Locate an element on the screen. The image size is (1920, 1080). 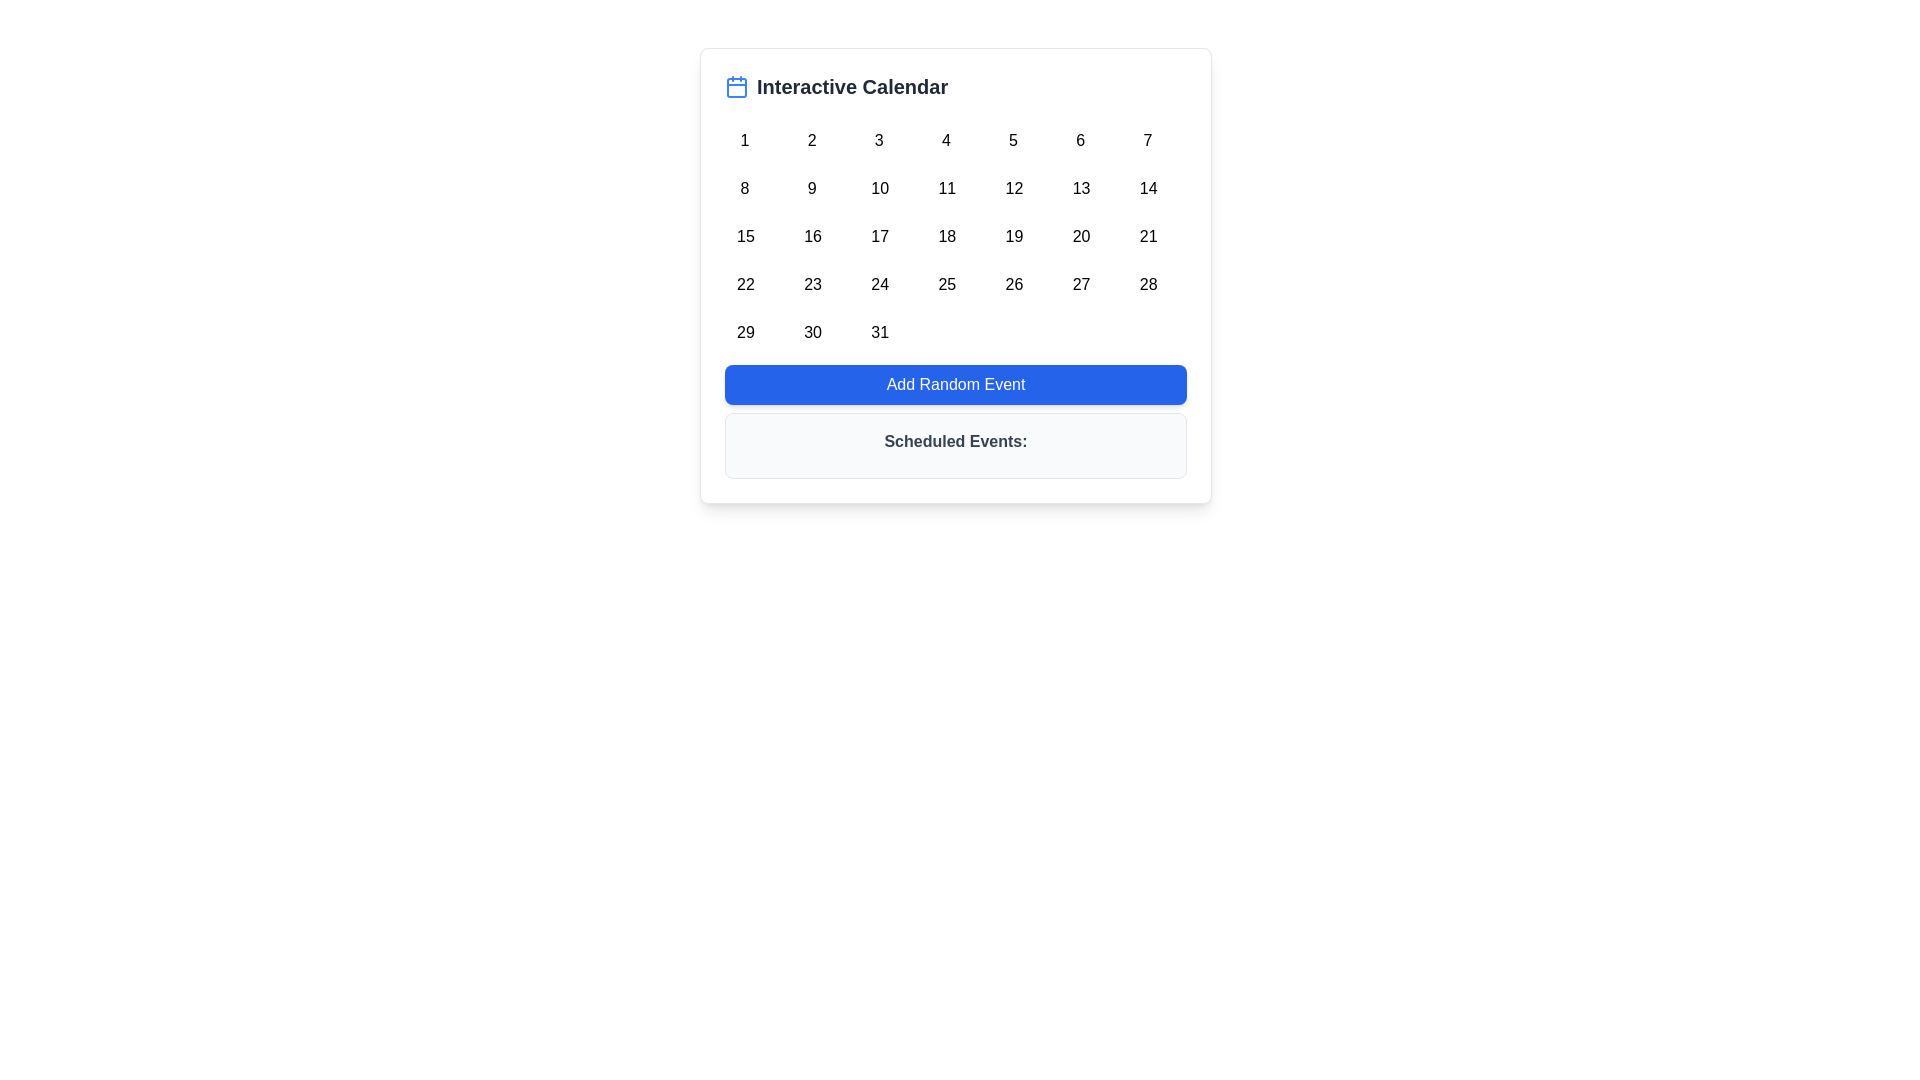
the calendar date button displaying '10' is located at coordinates (879, 185).